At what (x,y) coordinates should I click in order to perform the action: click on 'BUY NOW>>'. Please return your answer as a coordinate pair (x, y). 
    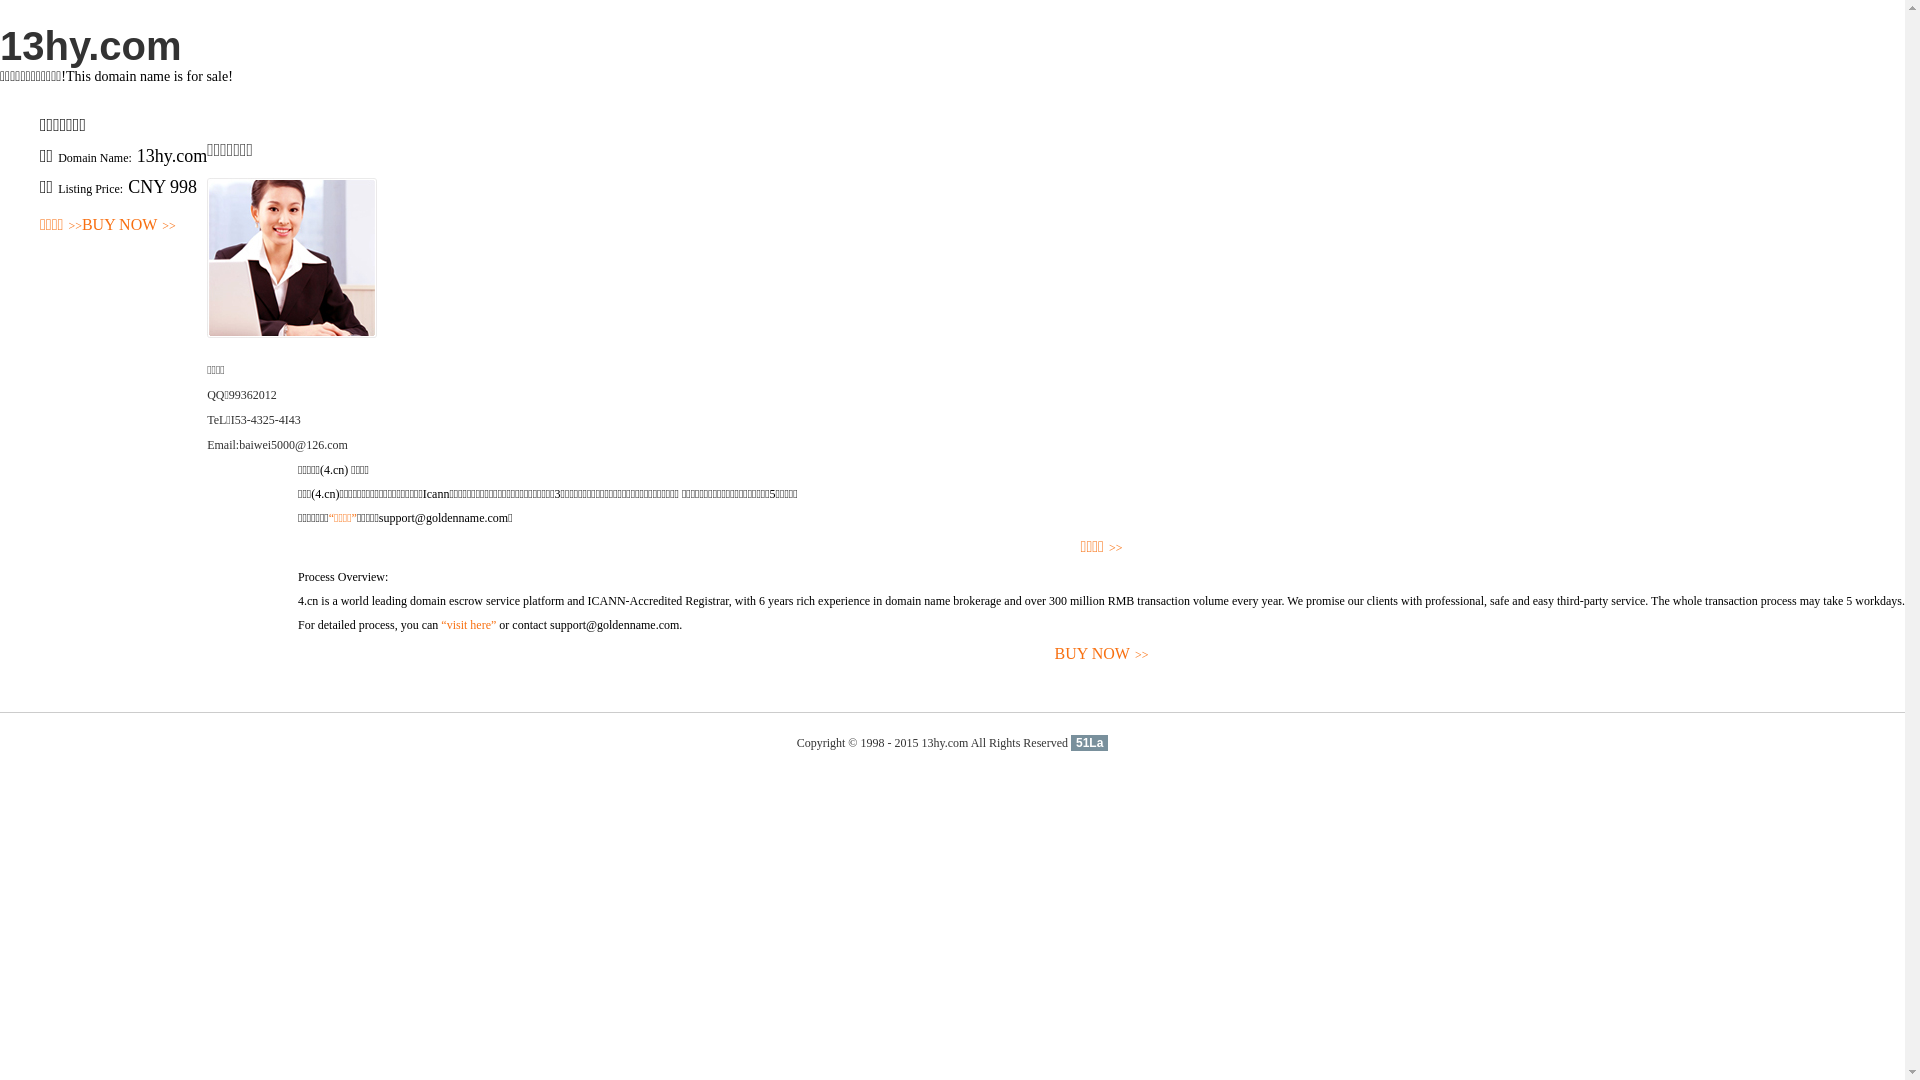
    Looking at the image, I should click on (128, 225).